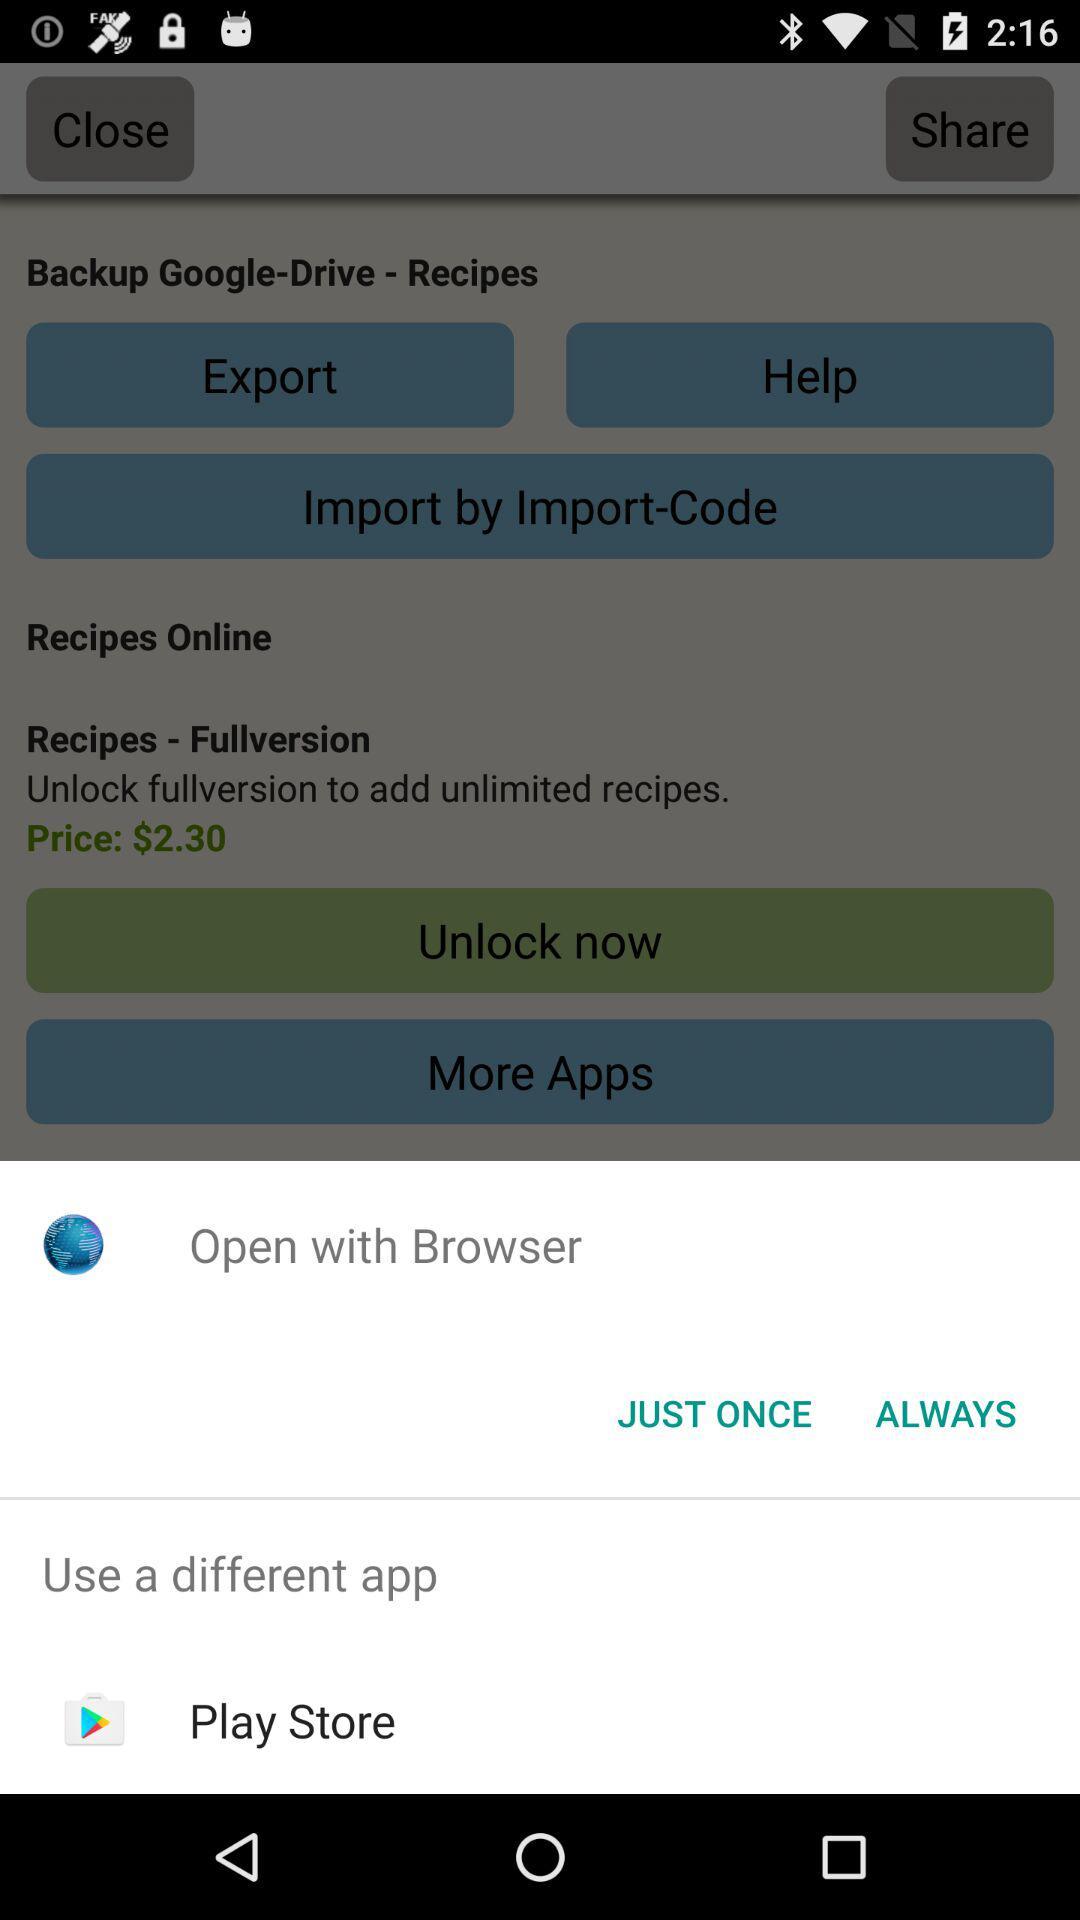 The height and width of the screenshot is (1920, 1080). What do you see at coordinates (713, 1411) in the screenshot?
I see `just once` at bounding box center [713, 1411].